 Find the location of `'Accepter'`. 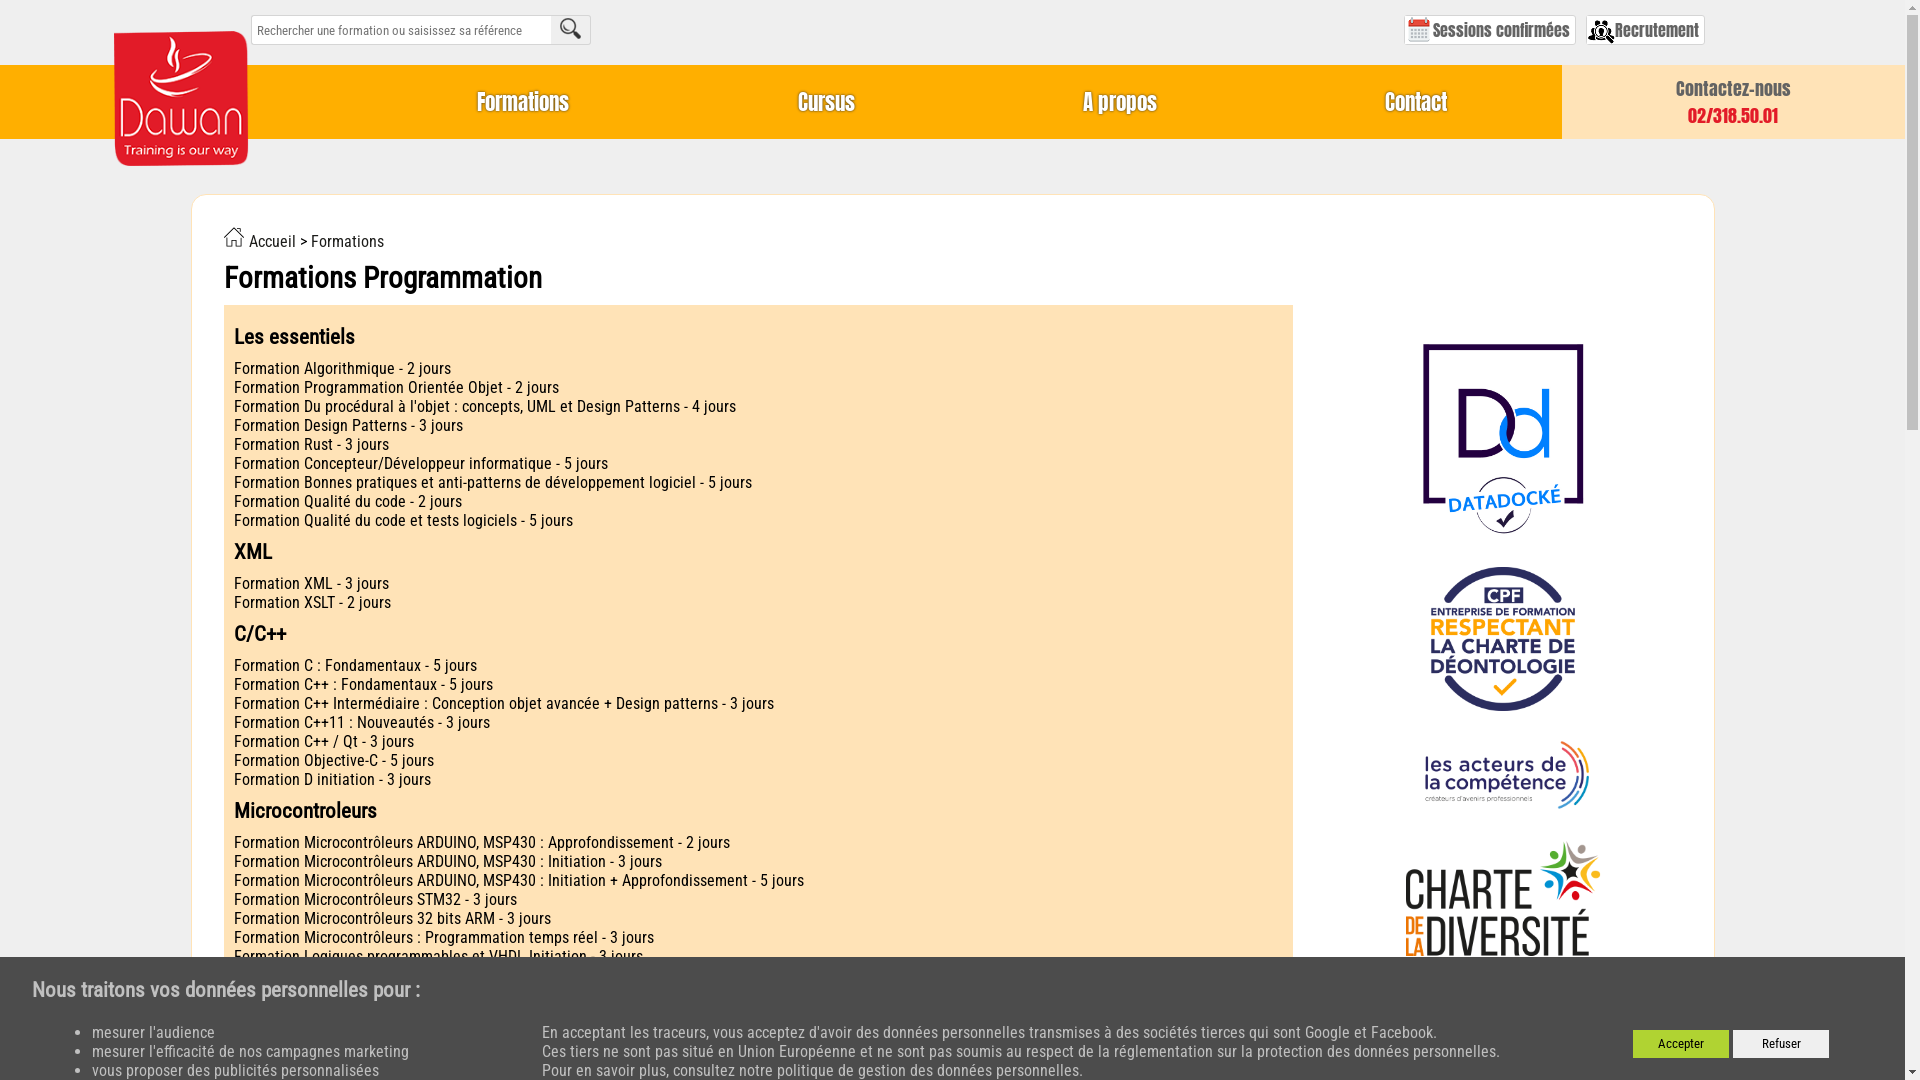

'Accepter' is located at coordinates (1680, 1043).